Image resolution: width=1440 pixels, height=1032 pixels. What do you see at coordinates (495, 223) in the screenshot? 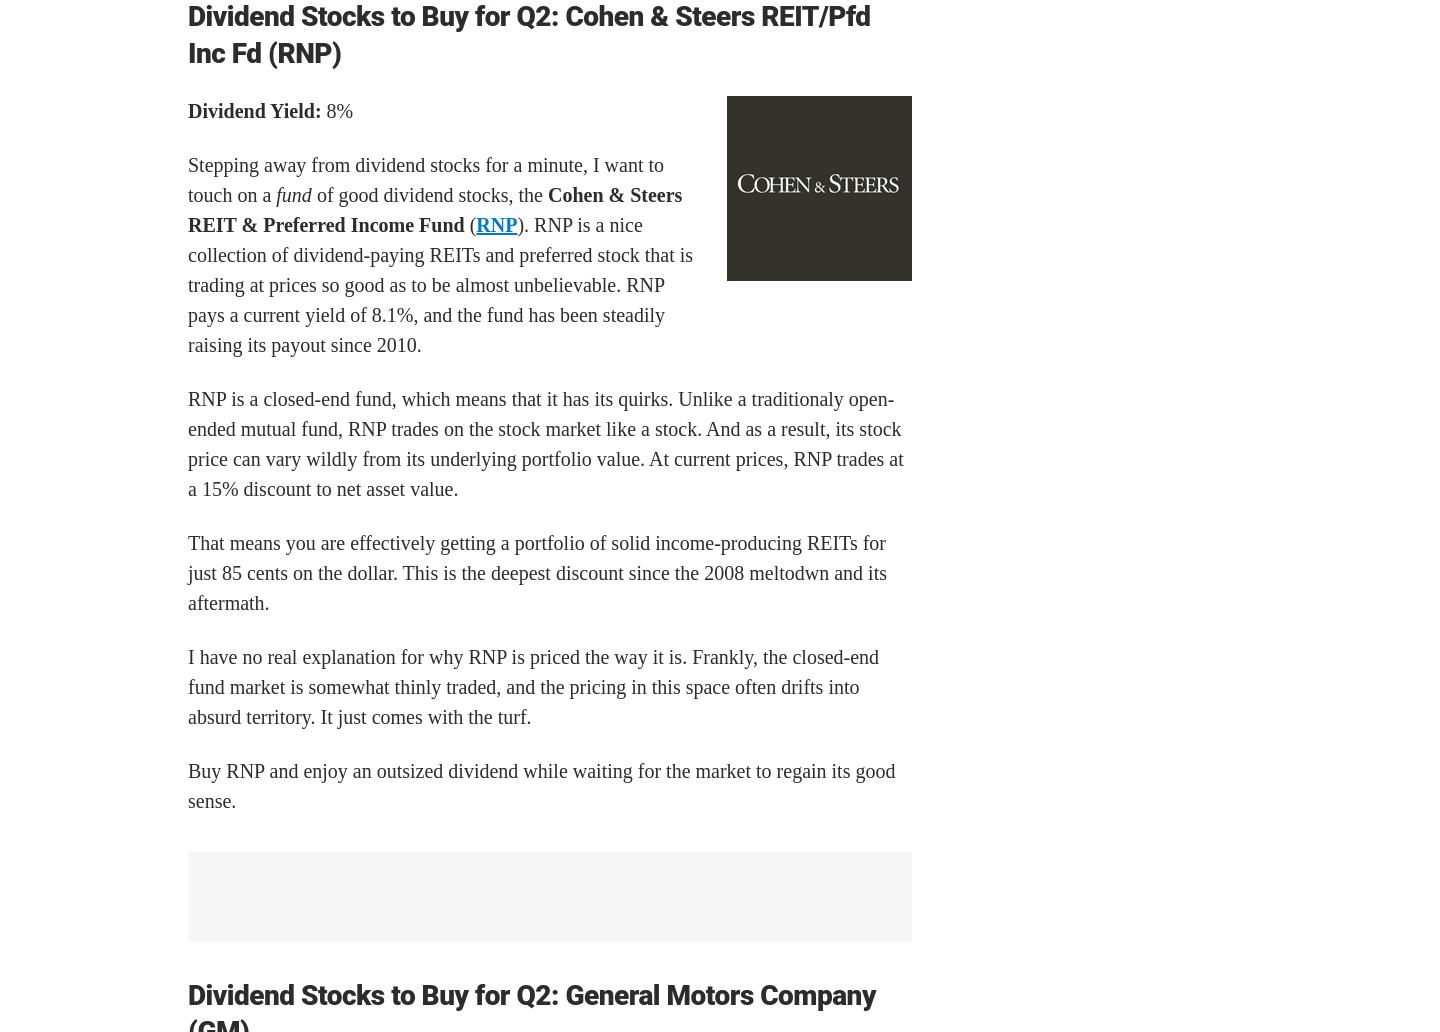
I see `'RNP'` at bounding box center [495, 223].